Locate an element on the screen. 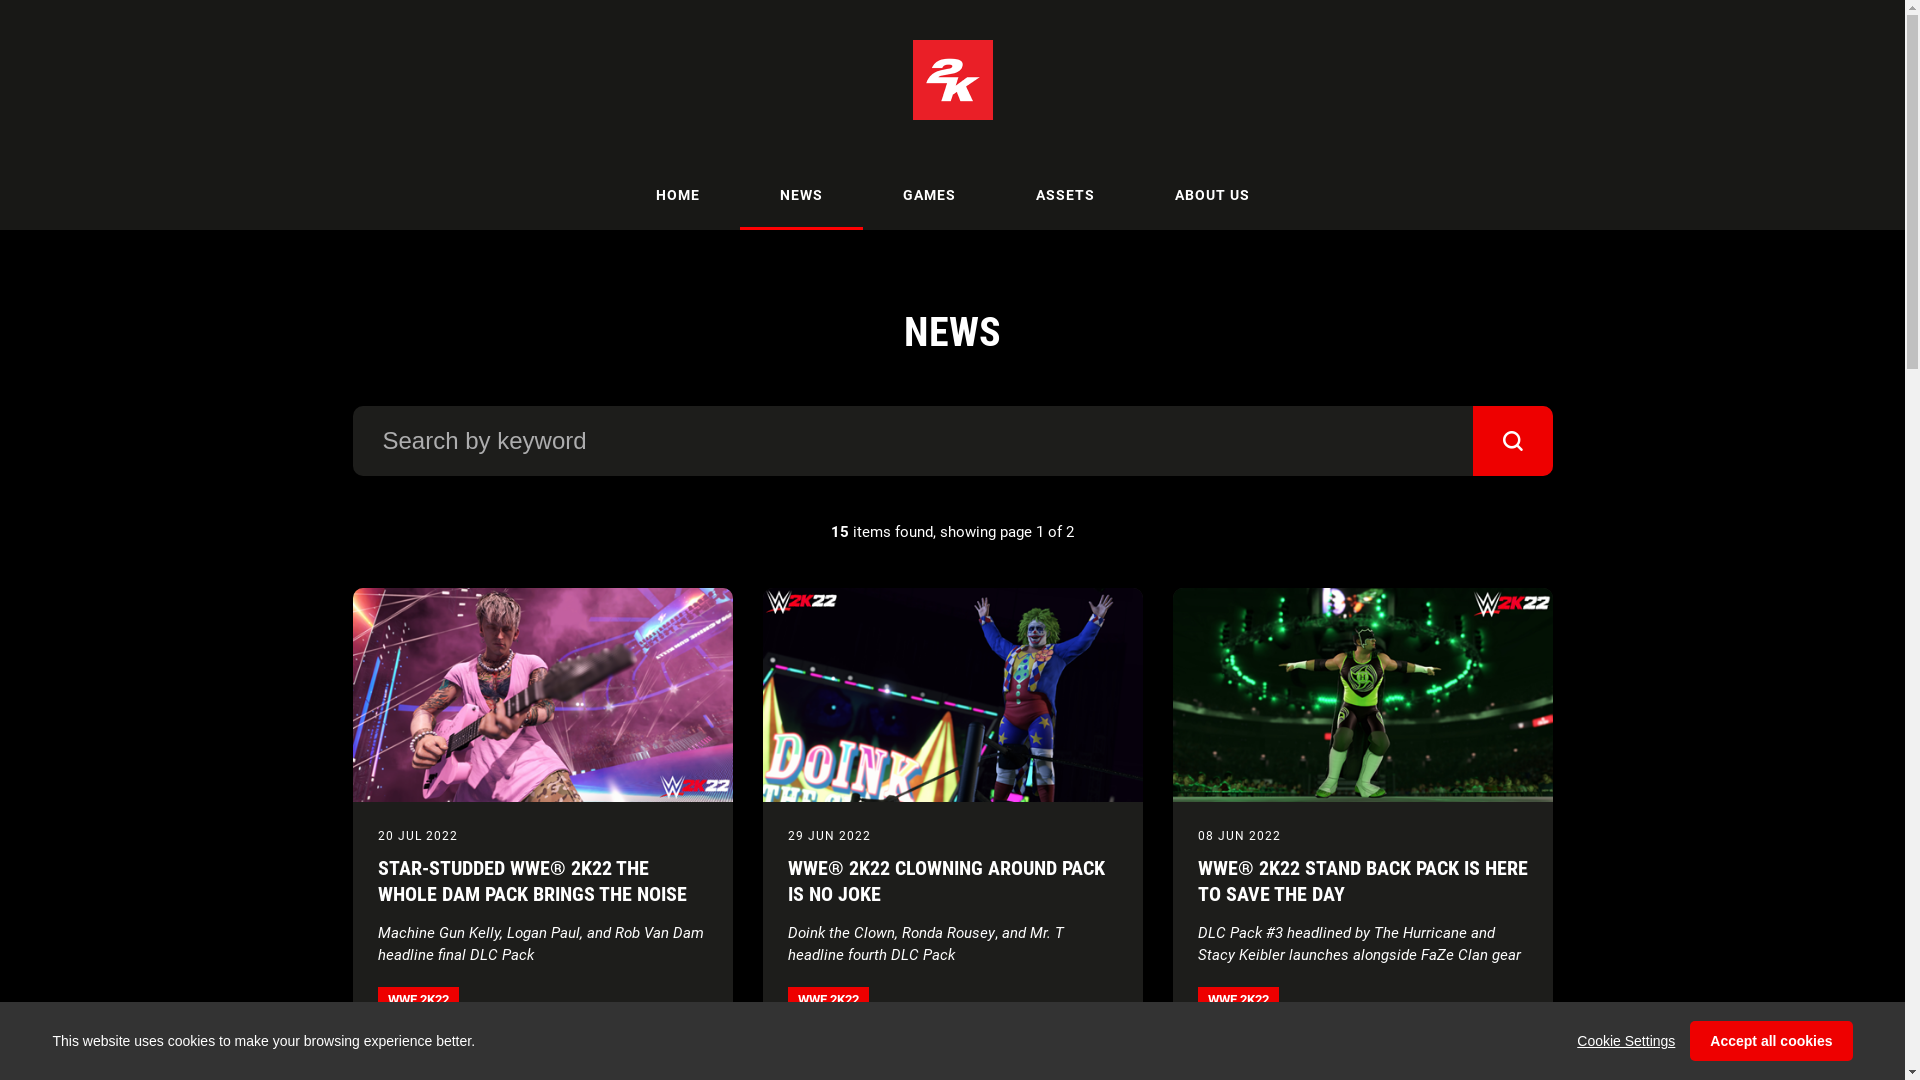 The image size is (1920, 1080). 'Go' is located at coordinates (1472, 439).